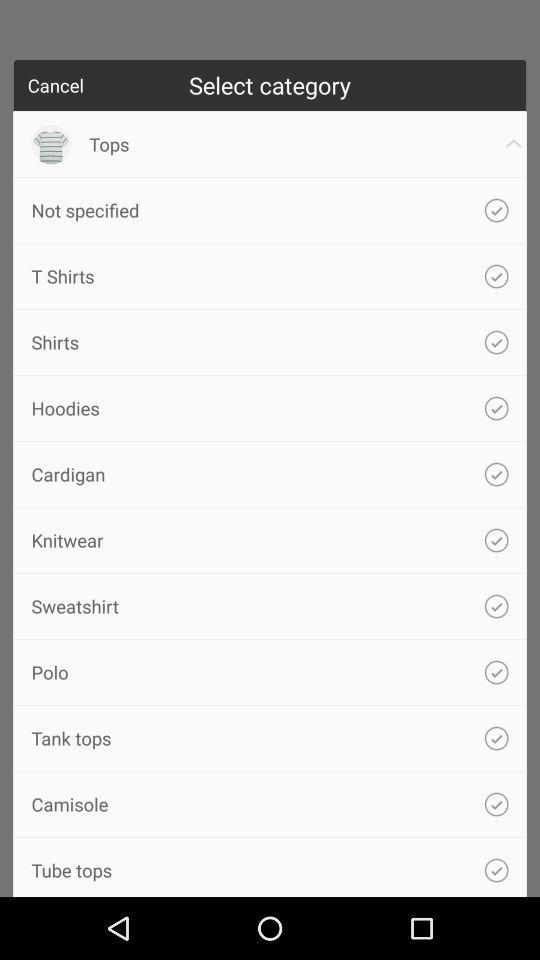 The height and width of the screenshot is (960, 540). Describe the element at coordinates (55, 85) in the screenshot. I see `the cancel` at that location.